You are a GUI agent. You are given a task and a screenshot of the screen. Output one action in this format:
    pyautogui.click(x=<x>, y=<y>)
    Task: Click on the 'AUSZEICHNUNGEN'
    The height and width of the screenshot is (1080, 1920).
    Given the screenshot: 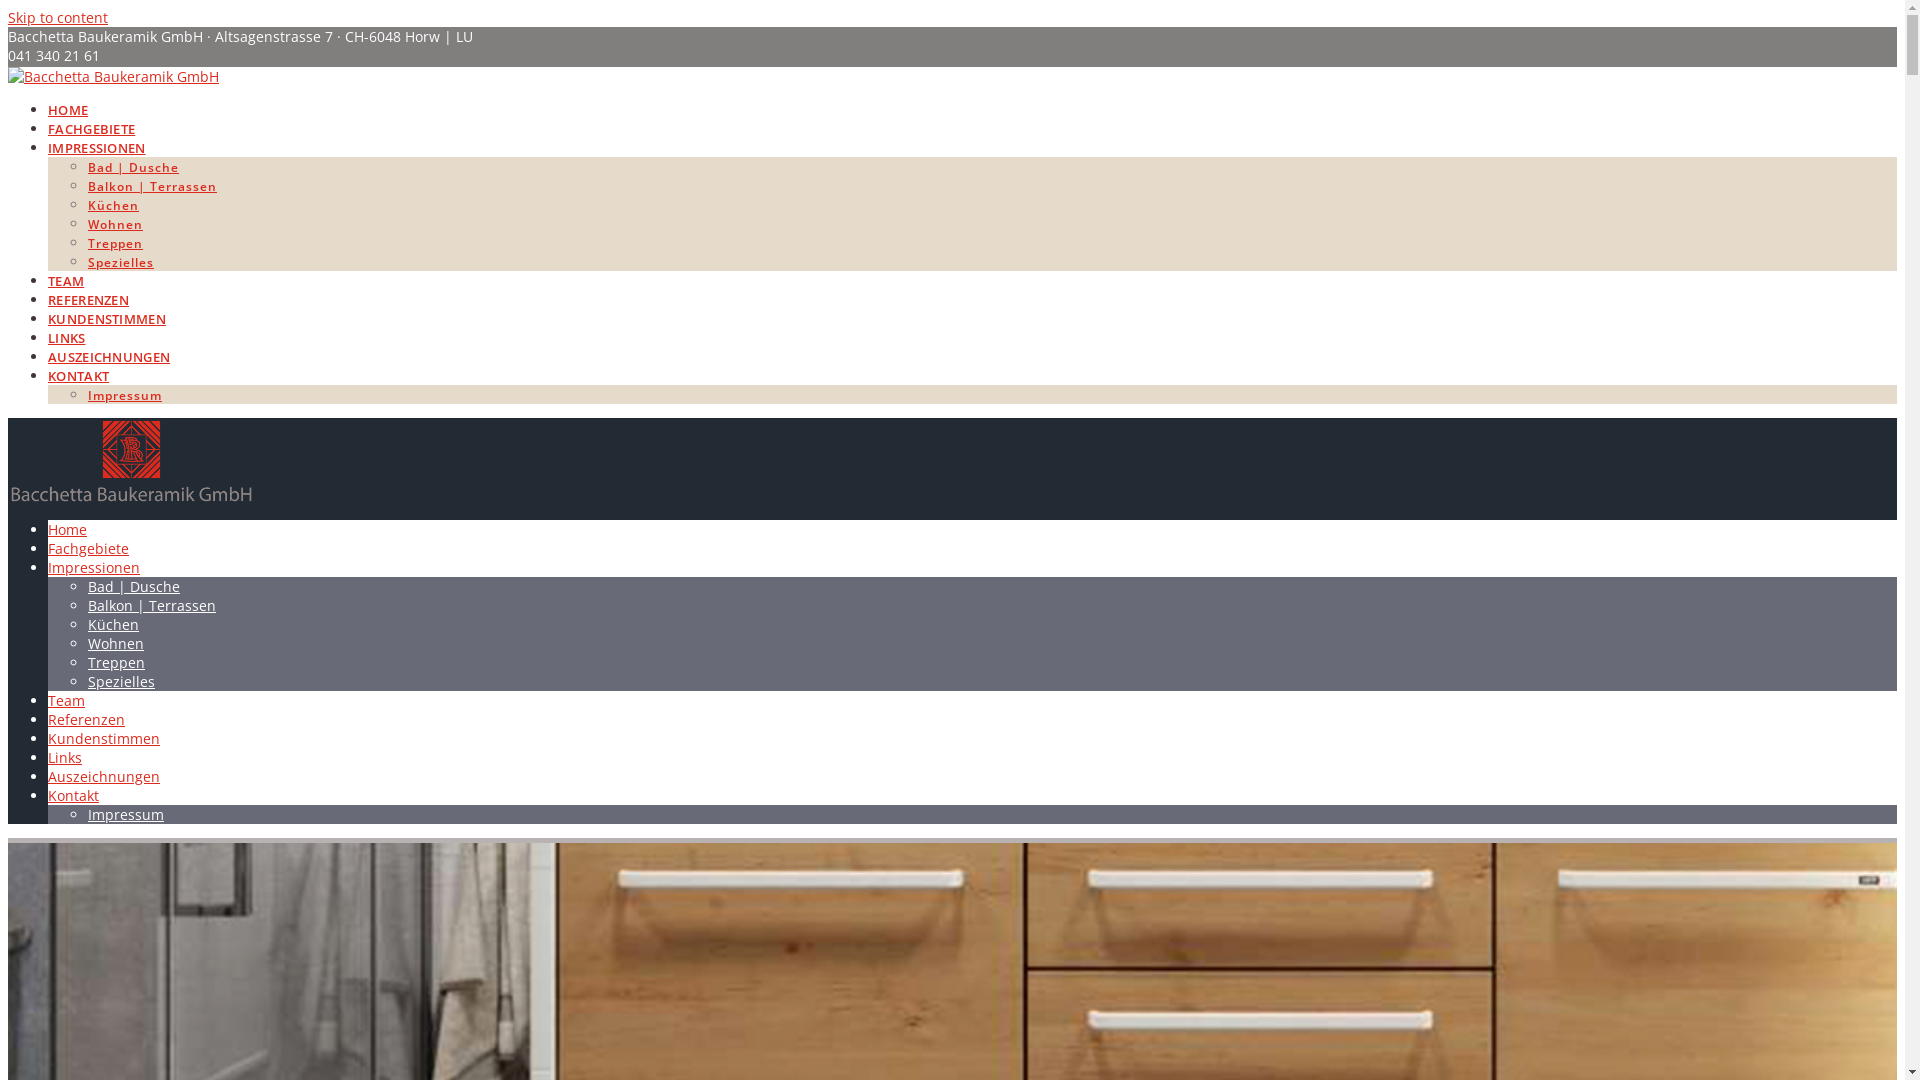 What is the action you would take?
    pyautogui.click(x=108, y=356)
    